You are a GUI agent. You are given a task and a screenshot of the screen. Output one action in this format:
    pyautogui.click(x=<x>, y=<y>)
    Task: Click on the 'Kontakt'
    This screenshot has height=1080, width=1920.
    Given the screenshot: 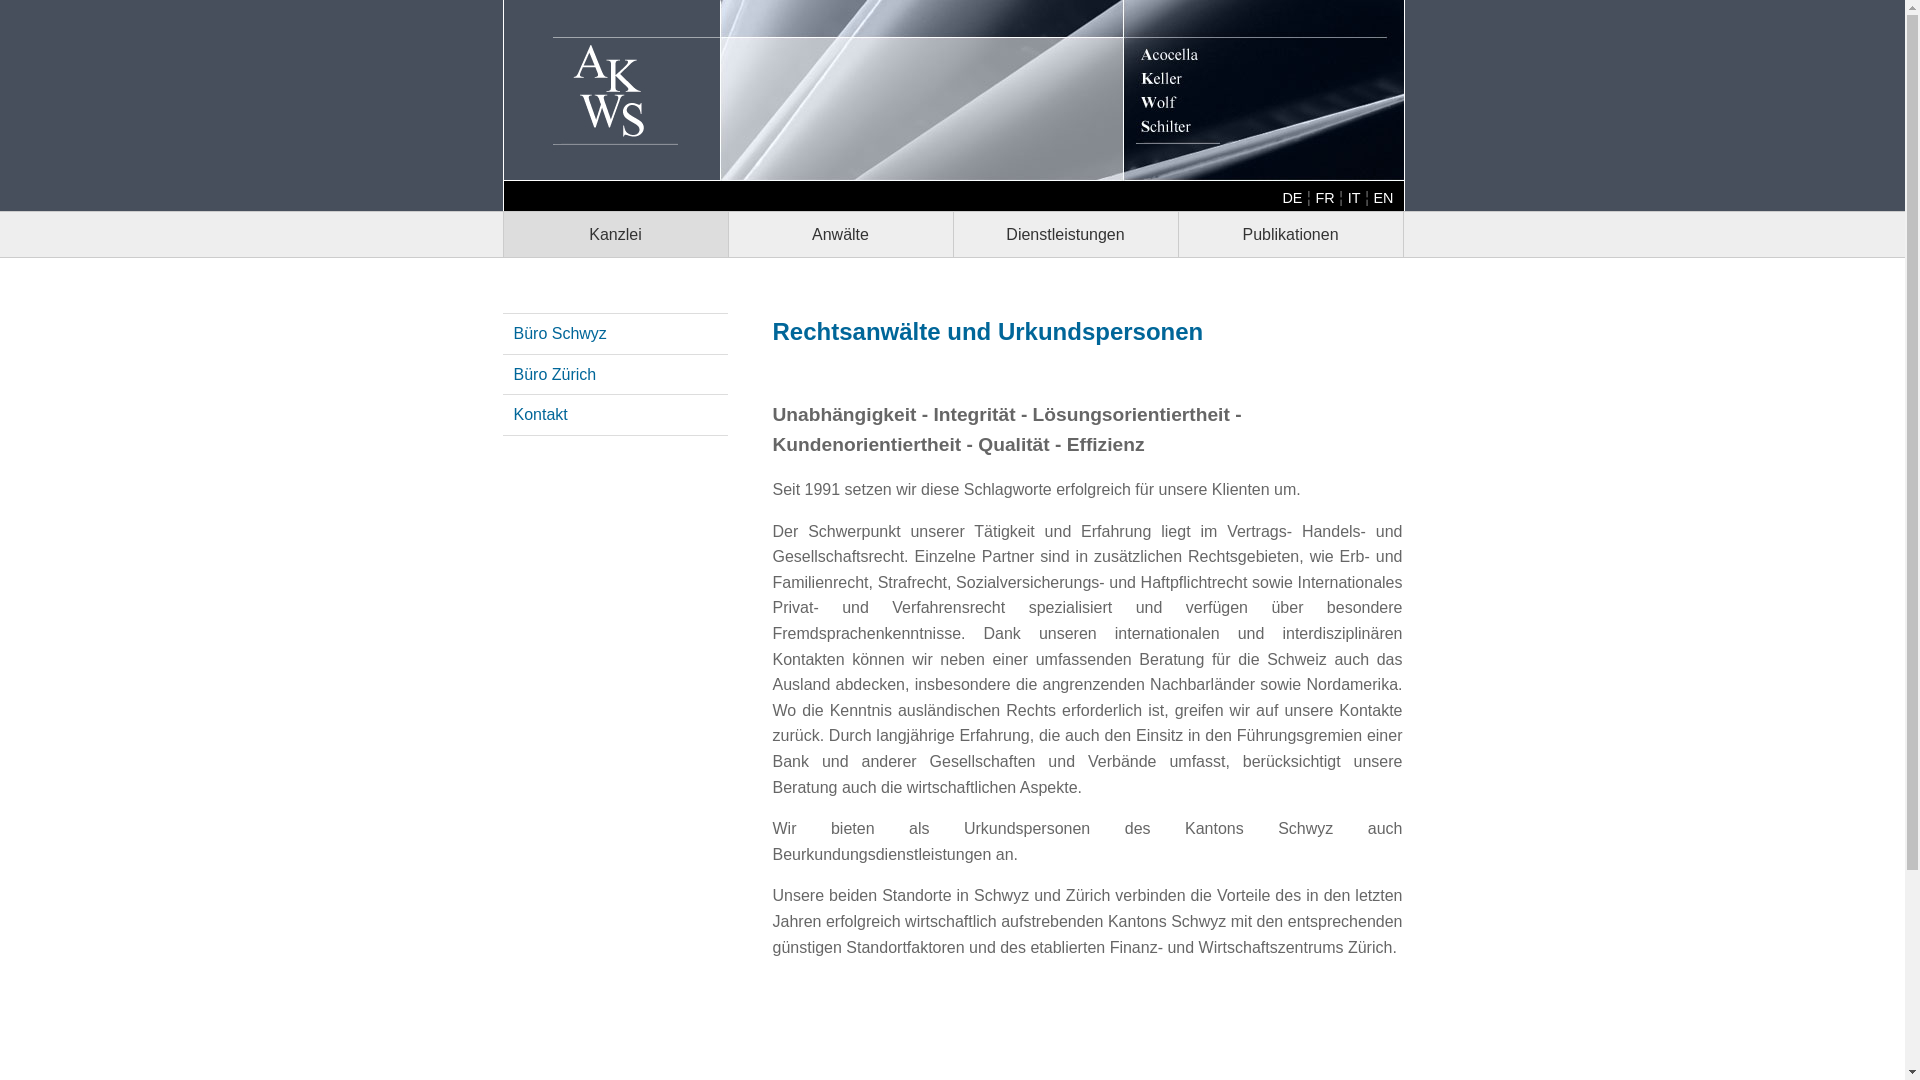 What is the action you would take?
    pyautogui.click(x=541, y=413)
    